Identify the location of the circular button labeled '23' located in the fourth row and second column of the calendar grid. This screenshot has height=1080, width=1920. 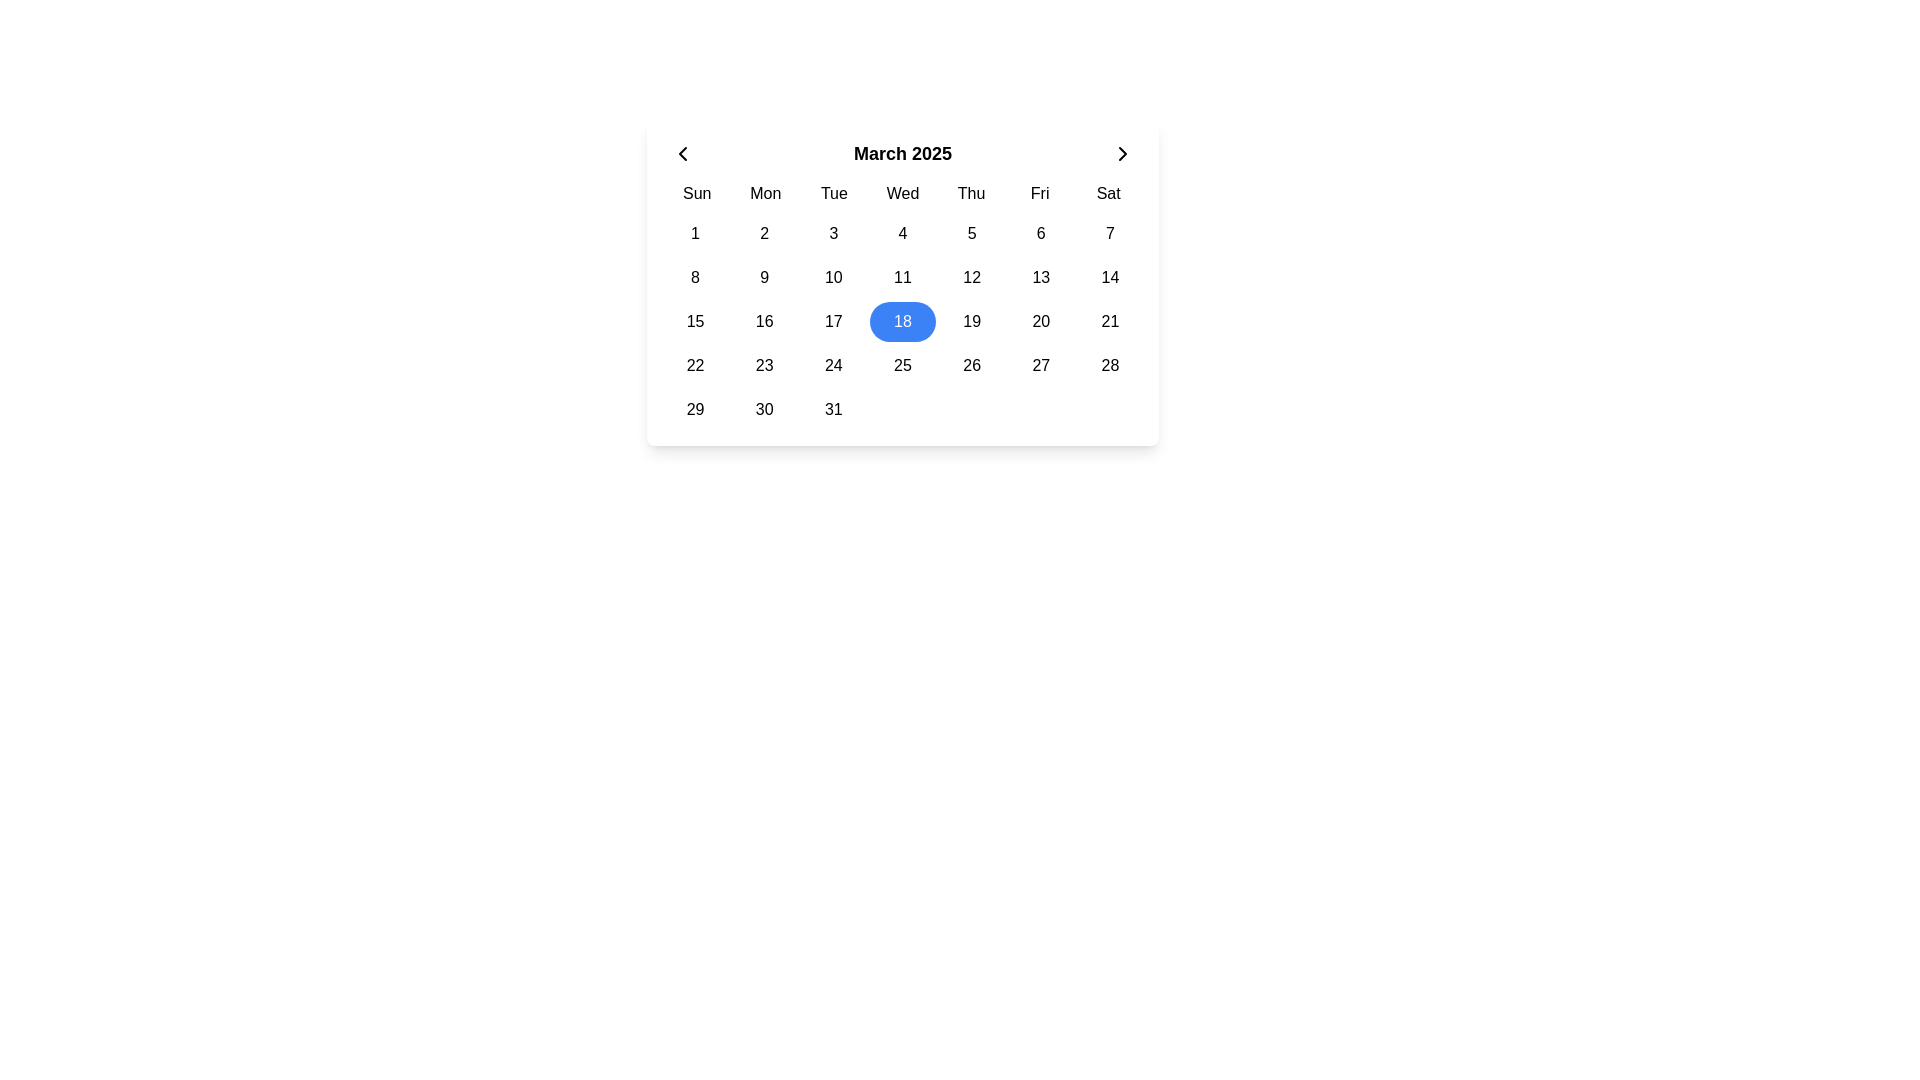
(763, 366).